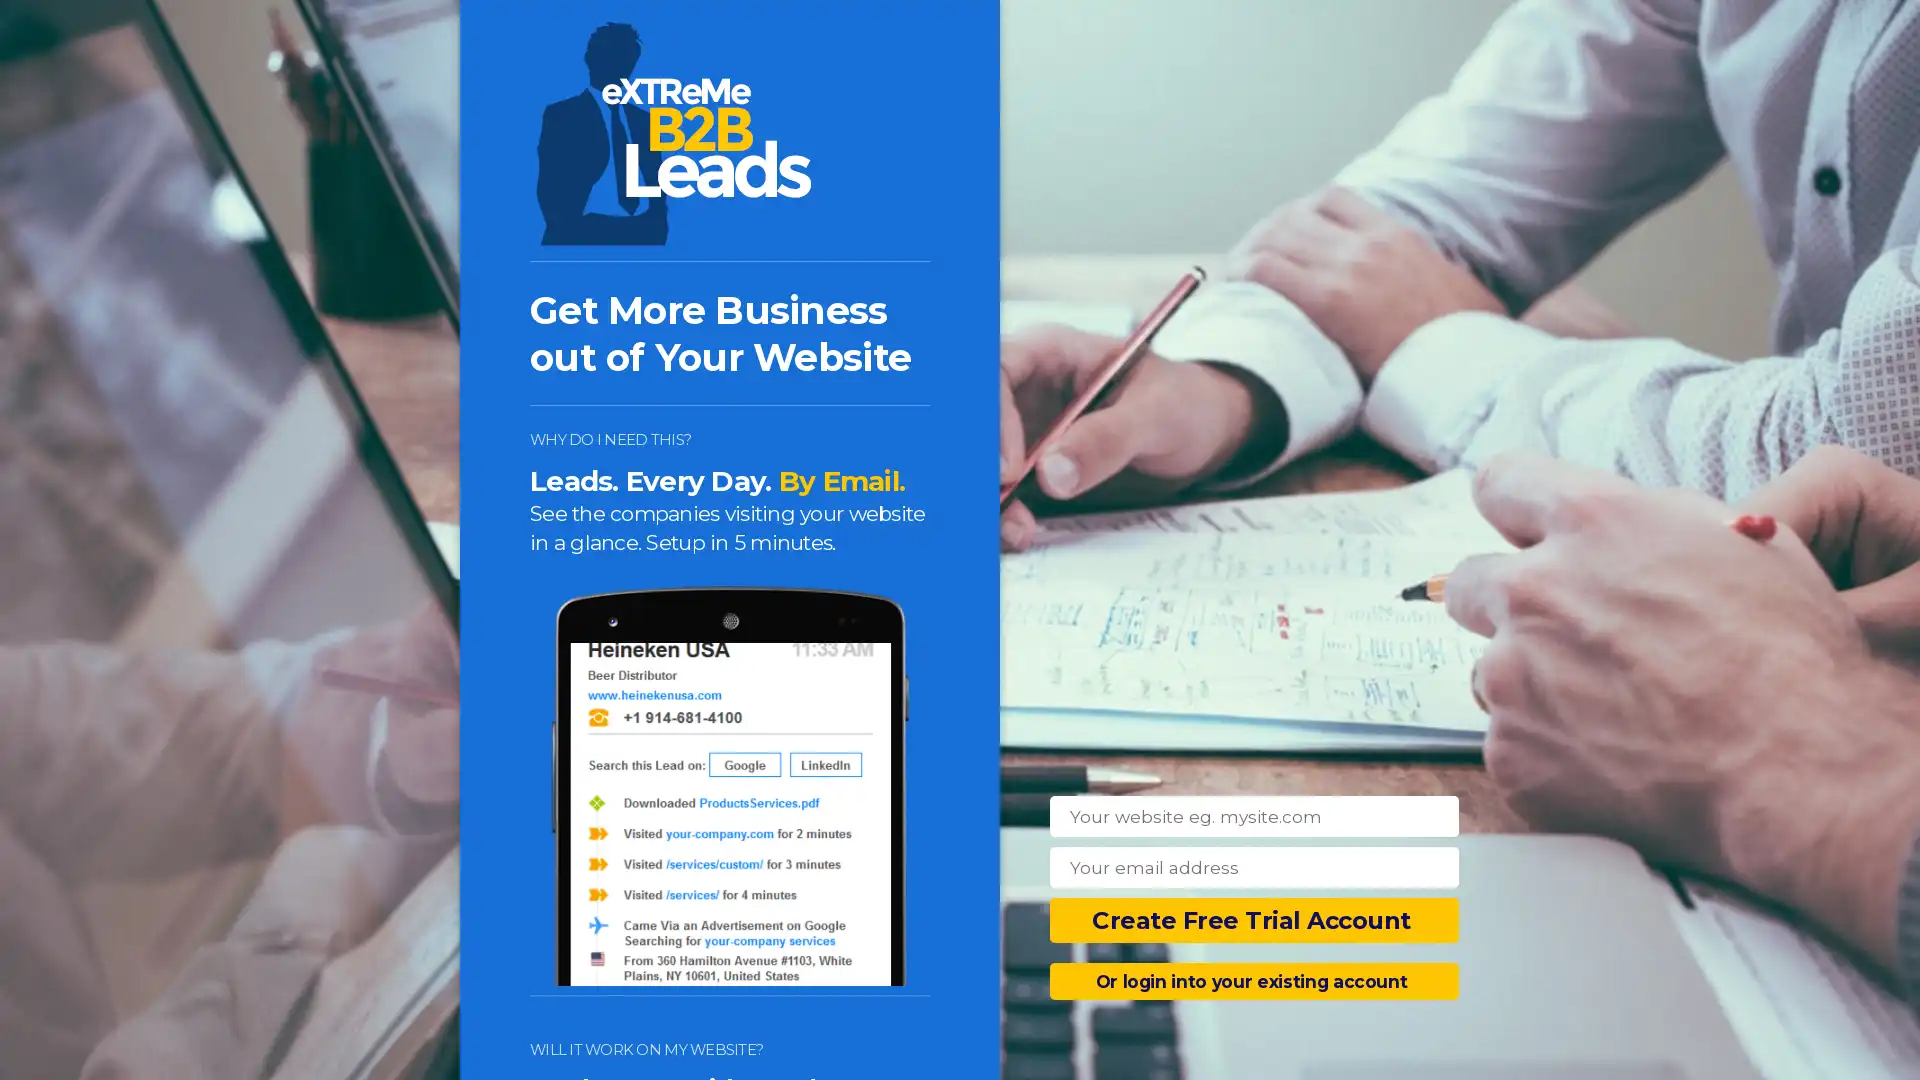 This screenshot has width=1920, height=1080. What do you see at coordinates (1253, 980) in the screenshot?
I see `Or login into your existing account` at bounding box center [1253, 980].